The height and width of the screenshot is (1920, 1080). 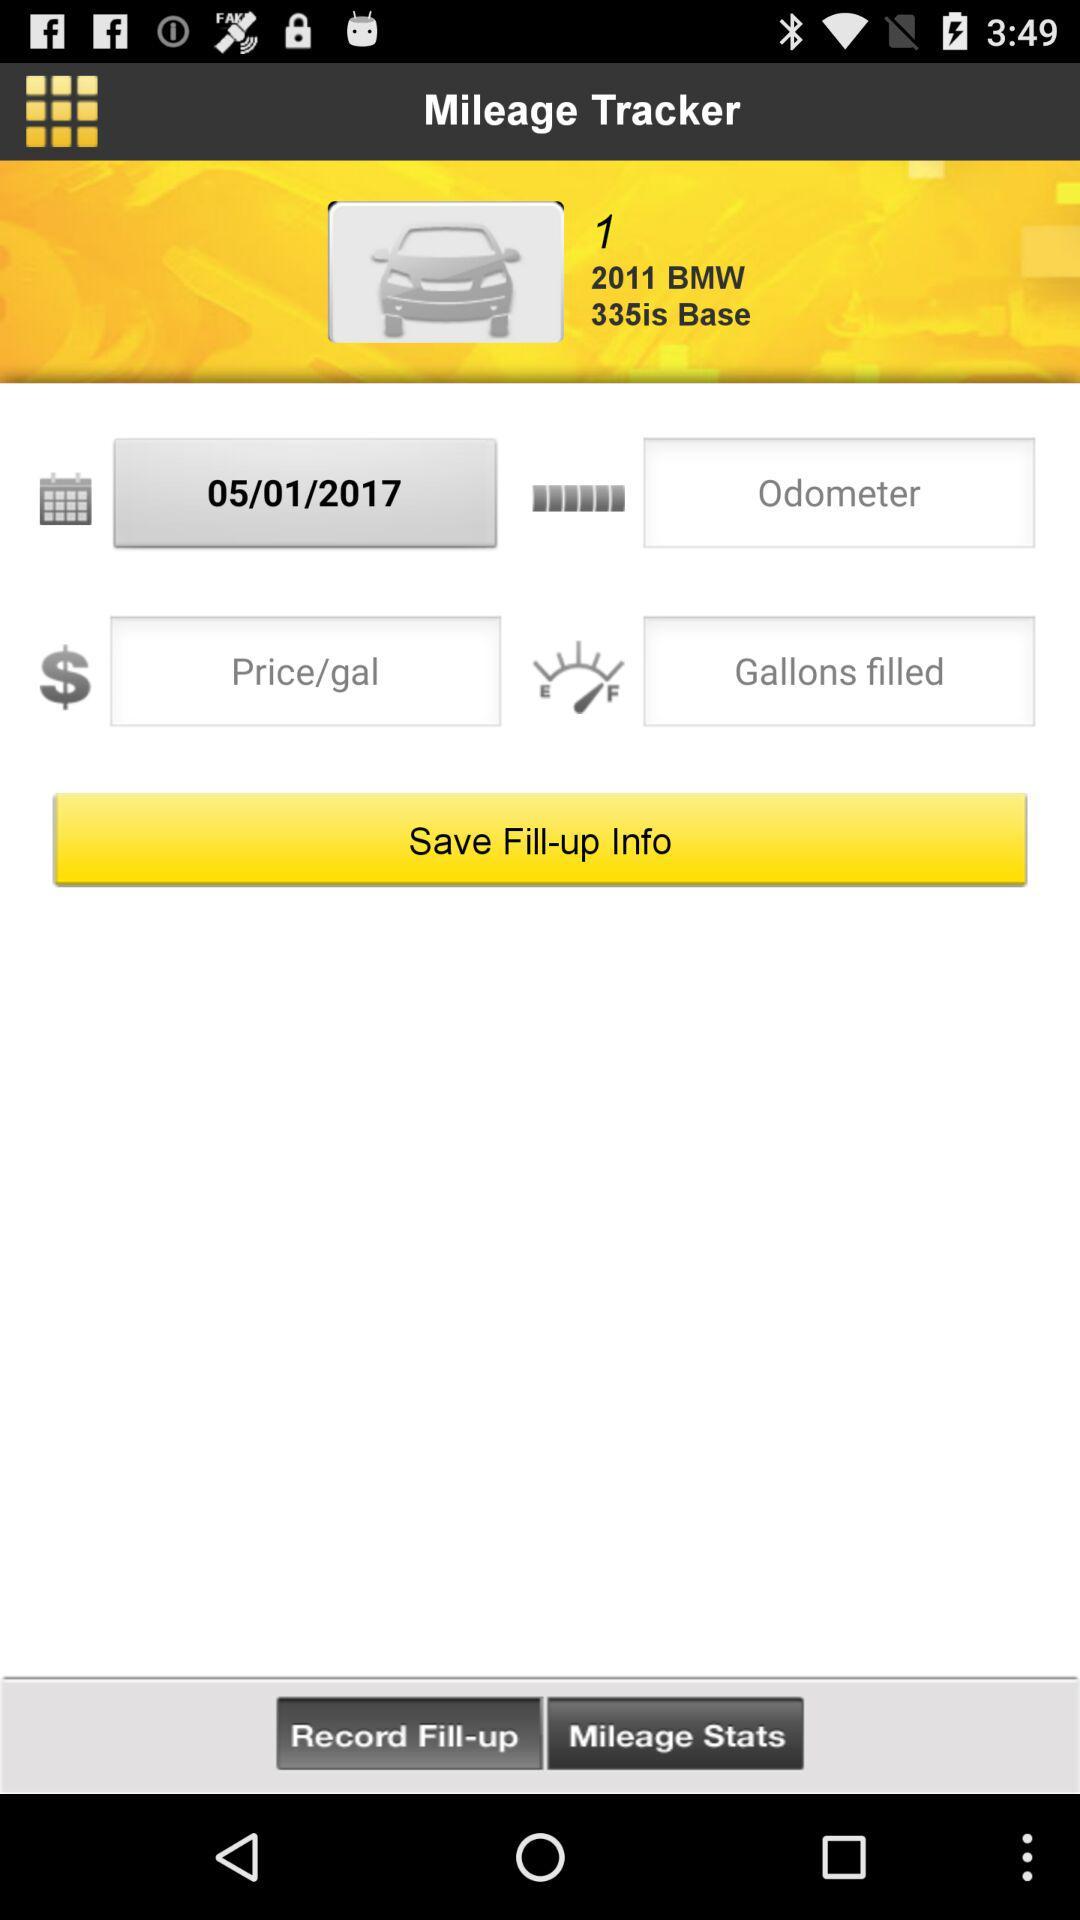 I want to click on price per gallon, so click(x=305, y=677).